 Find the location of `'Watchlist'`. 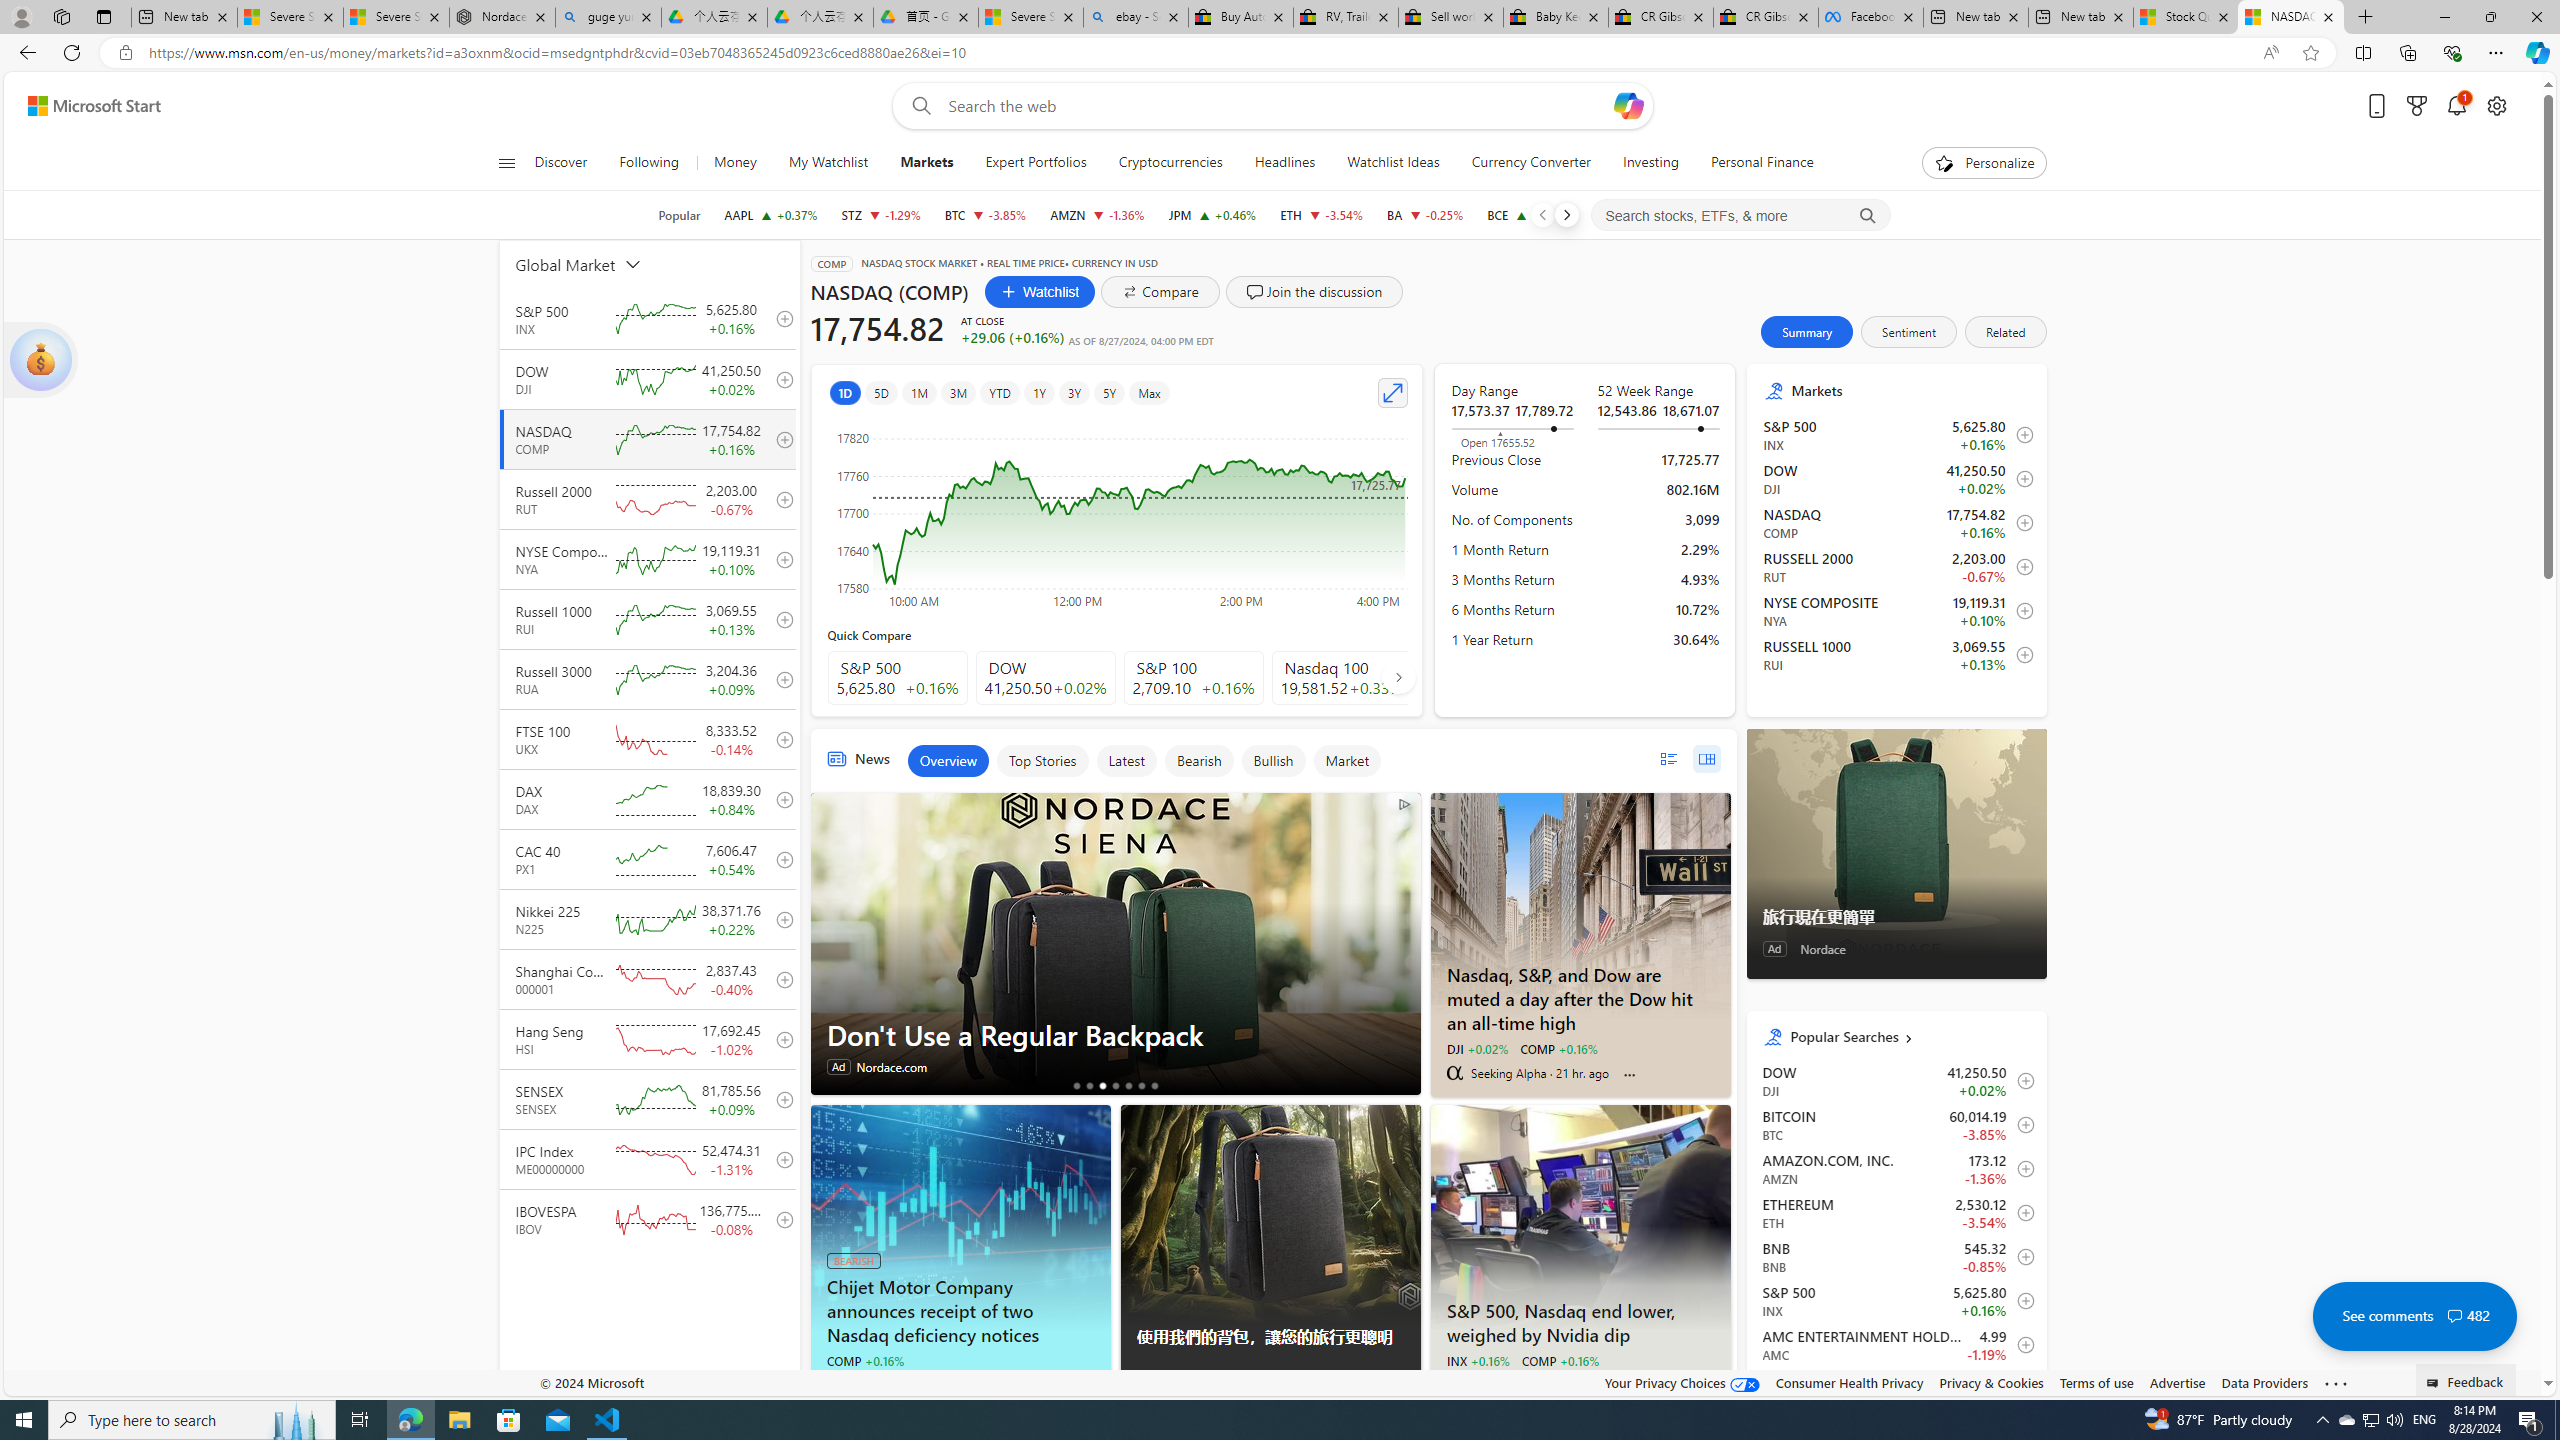

'Watchlist' is located at coordinates (1039, 291).